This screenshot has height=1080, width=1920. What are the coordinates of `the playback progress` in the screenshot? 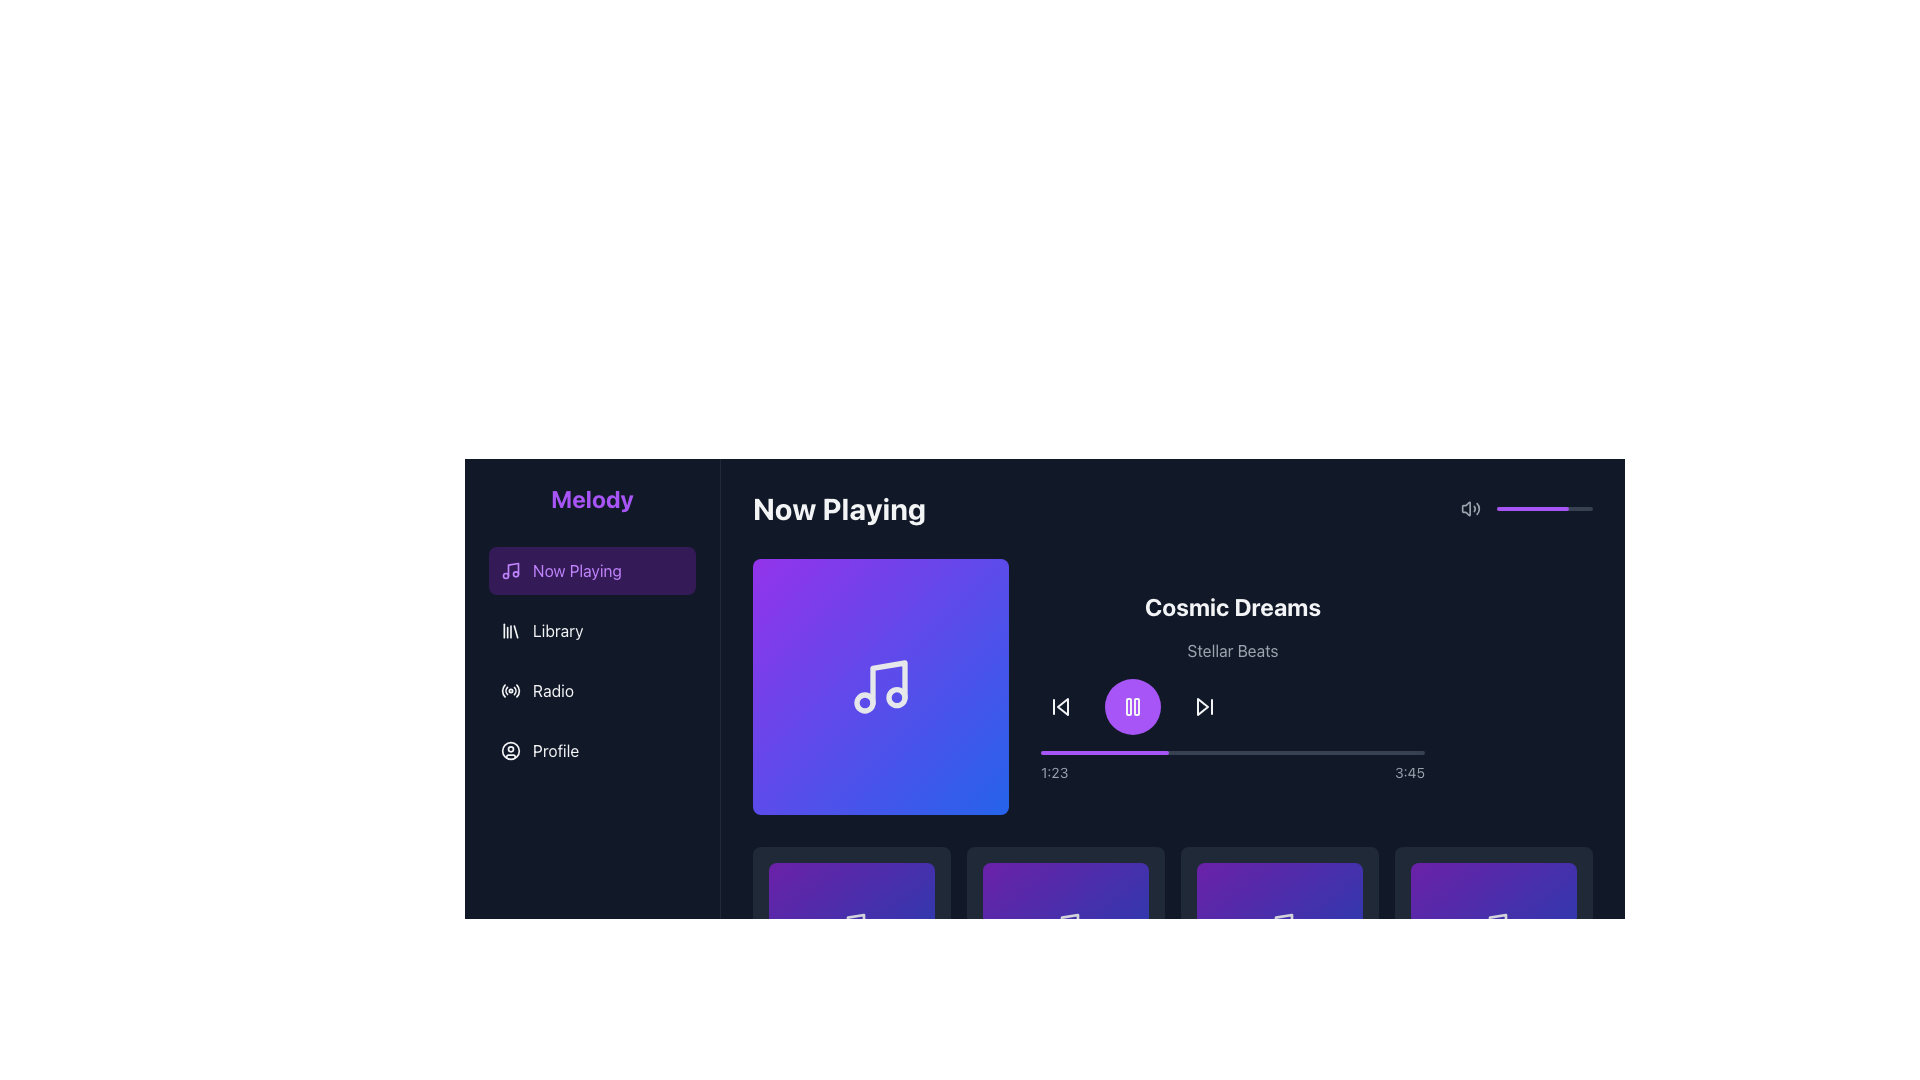 It's located at (1262, 752).